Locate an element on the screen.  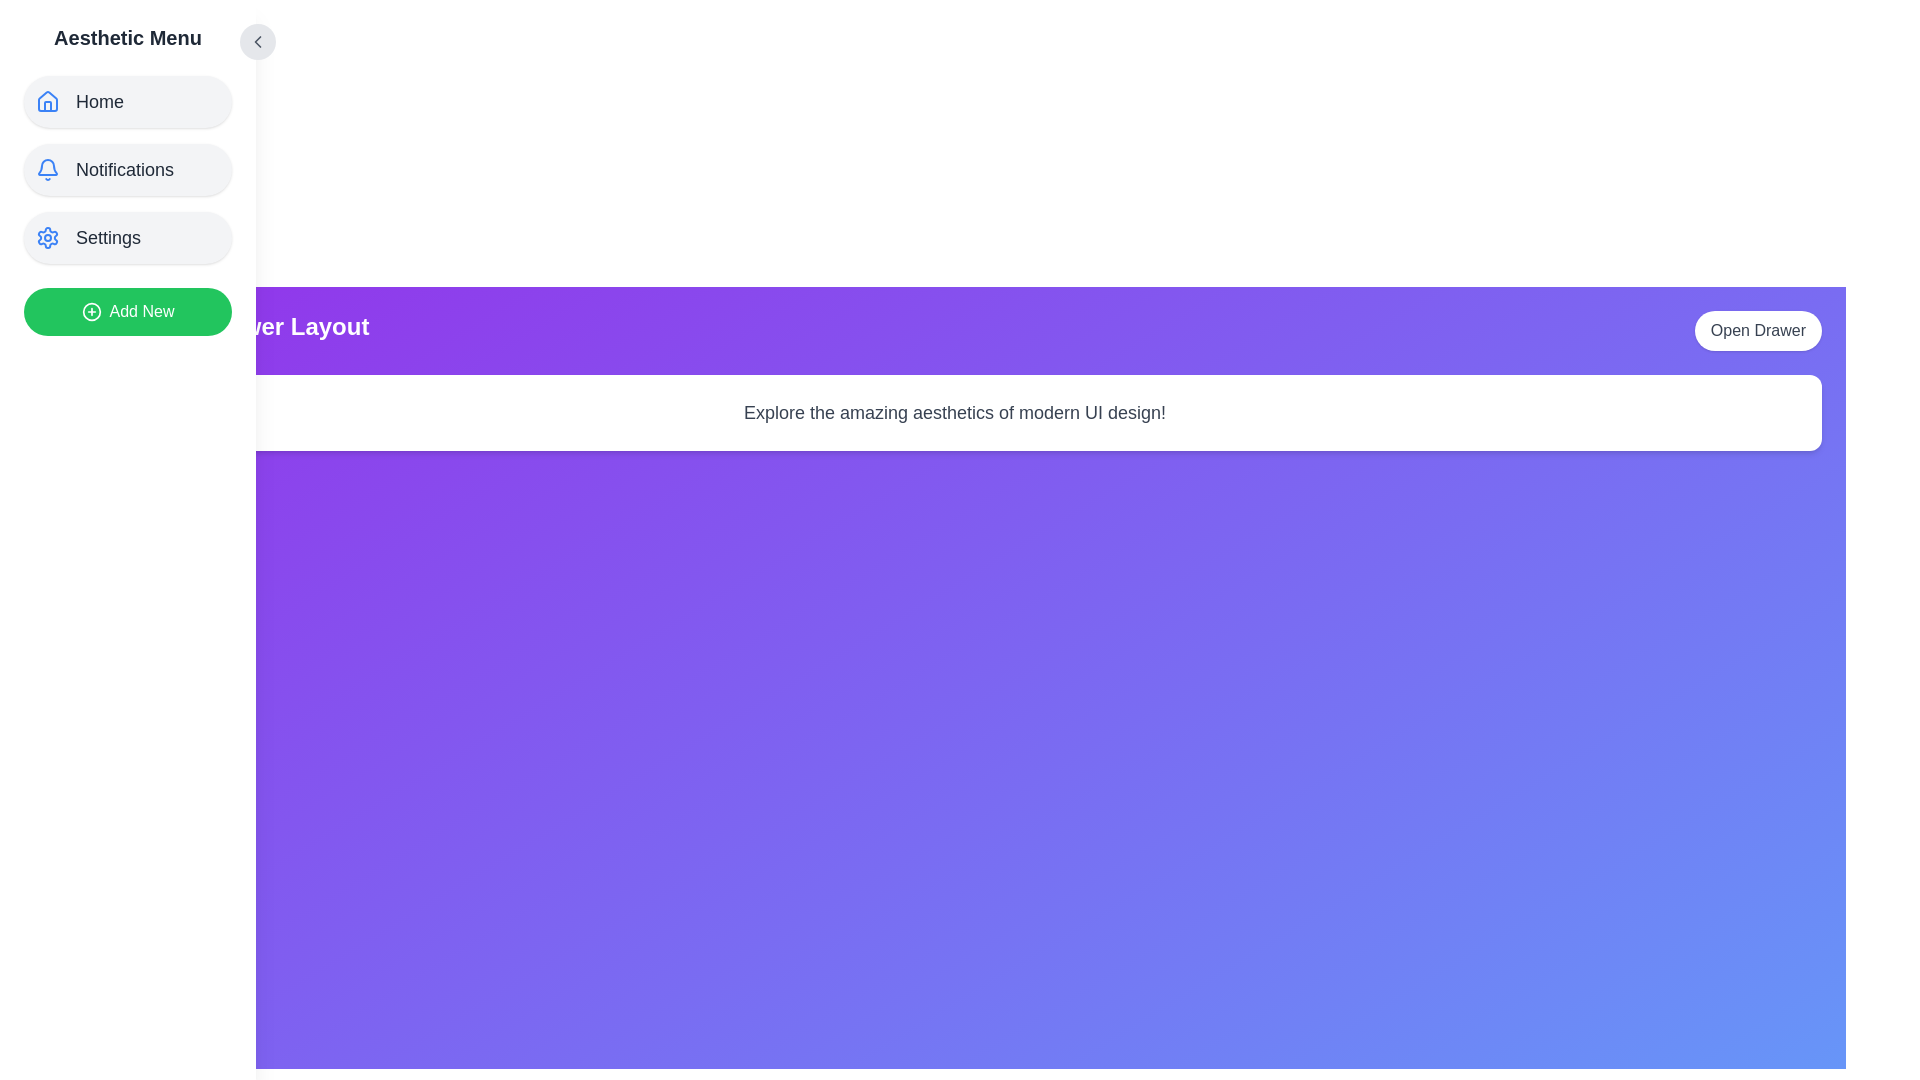
the 'Notifications' button in the vertical stack of buttons, which is positioned under the 'Aesthetic Menu' title and above the 'Add New' button is located at coordinates (127, 168).